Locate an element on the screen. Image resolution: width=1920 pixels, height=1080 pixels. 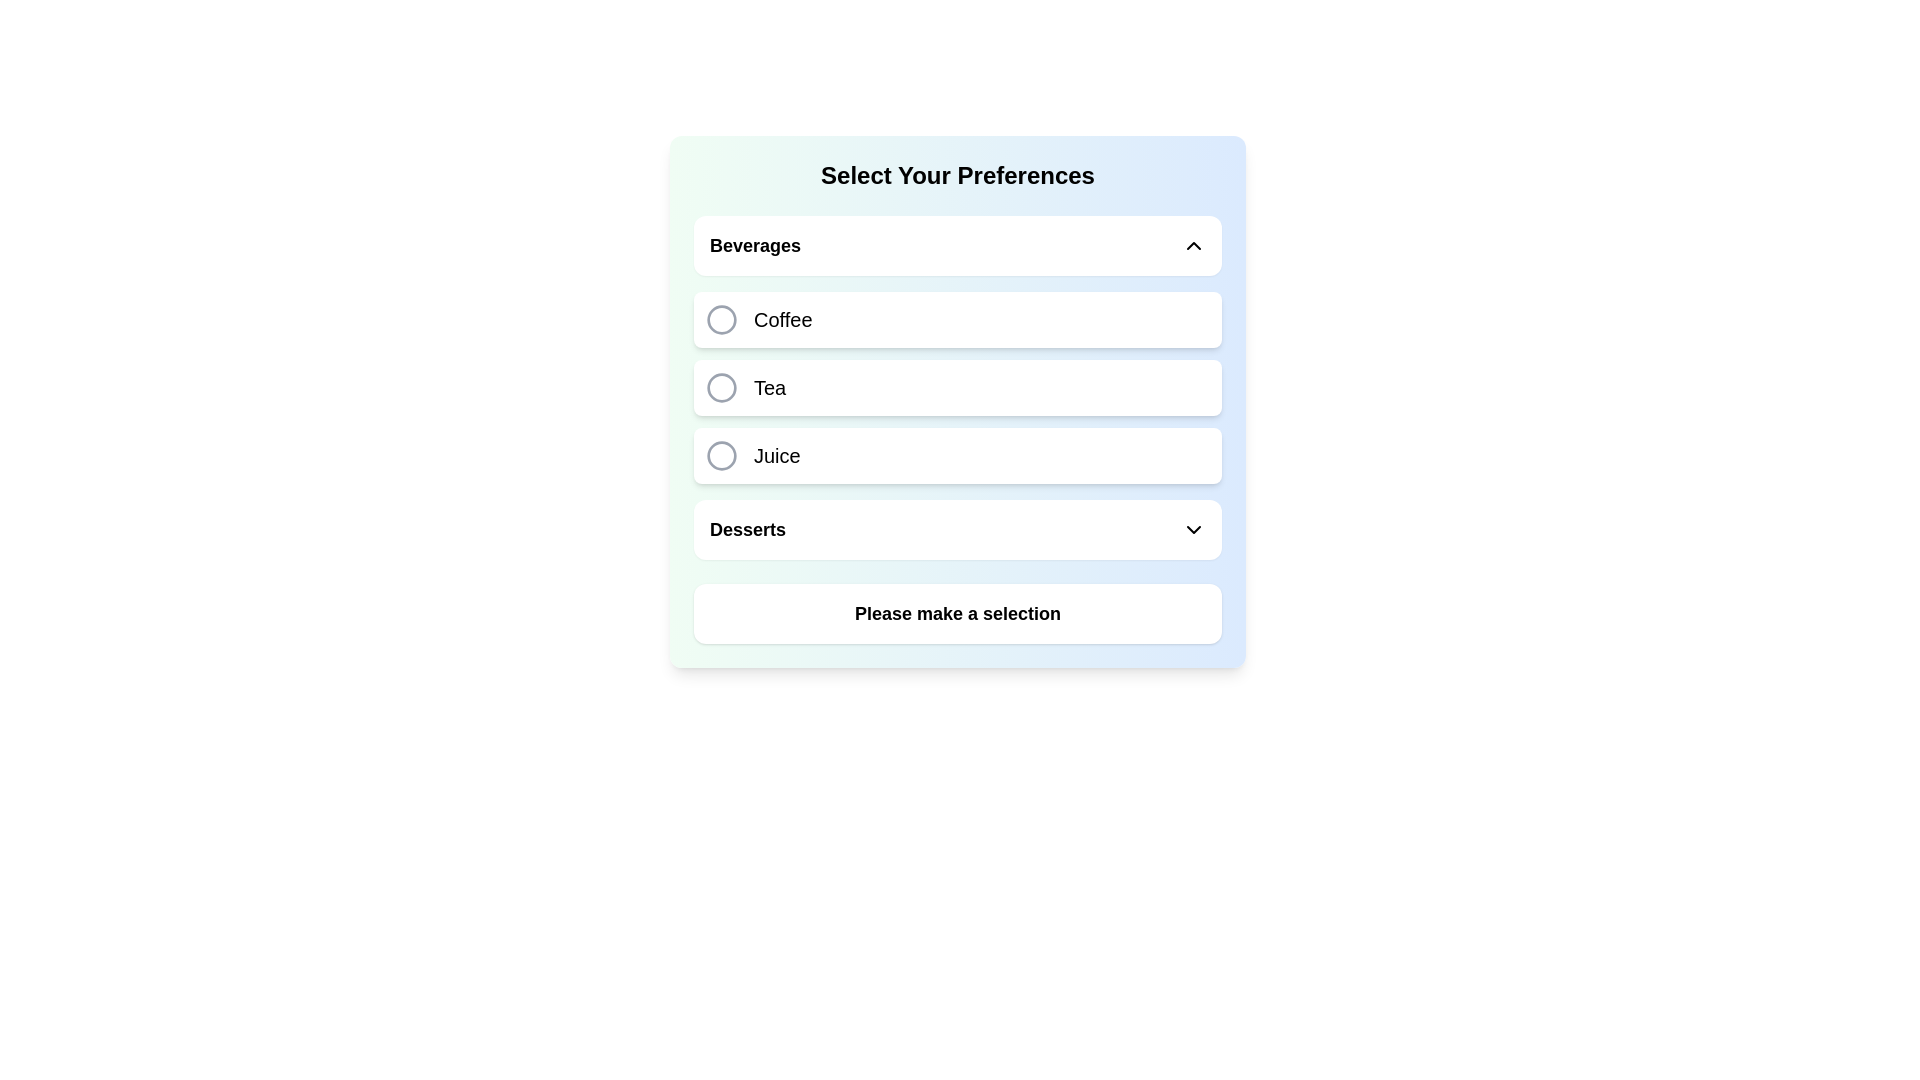
the filled circular radio button indicator located to the left of the 'Coffee' text in the beverage options list is located at coordinates (720, 319).